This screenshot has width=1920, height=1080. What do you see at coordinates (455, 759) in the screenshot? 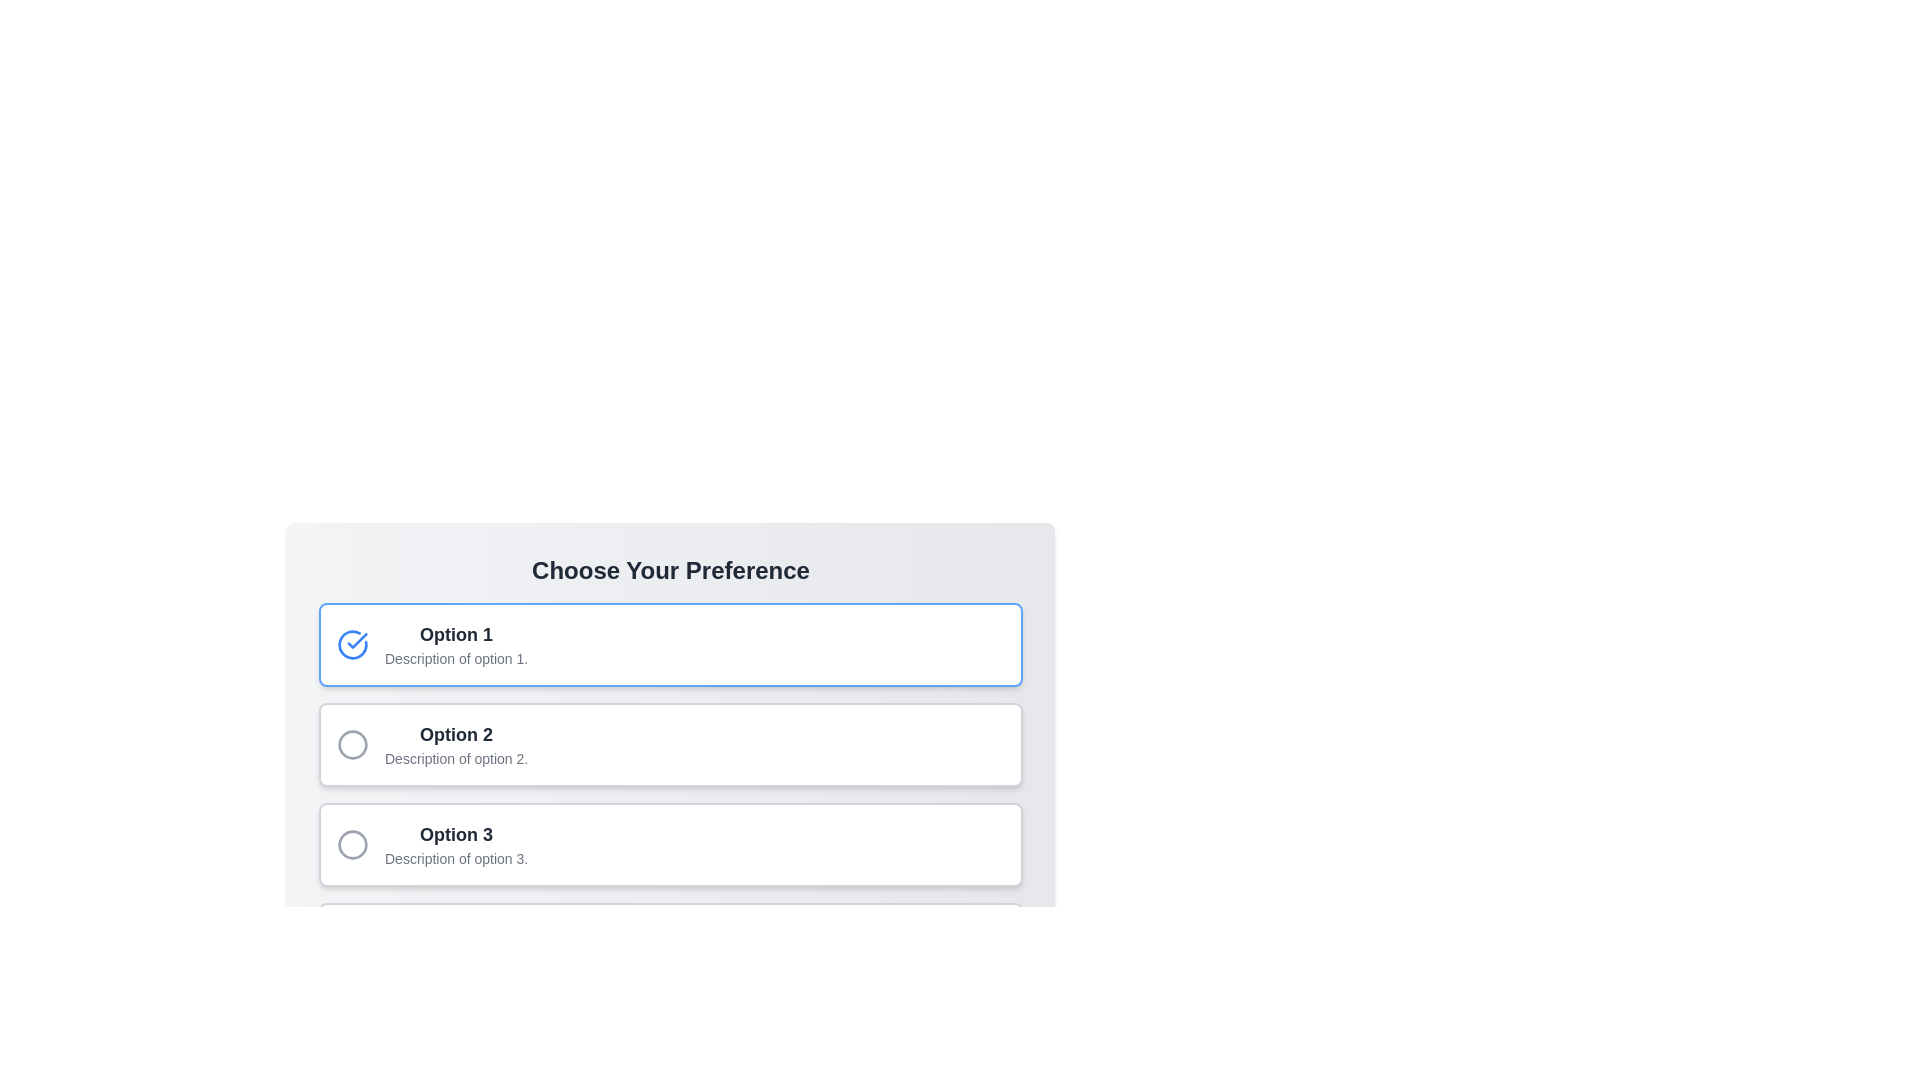
I see `the text label displaying 'Description of option 2.' which is positioned below the 'Option 2' header` at bounding box center [455, 759].